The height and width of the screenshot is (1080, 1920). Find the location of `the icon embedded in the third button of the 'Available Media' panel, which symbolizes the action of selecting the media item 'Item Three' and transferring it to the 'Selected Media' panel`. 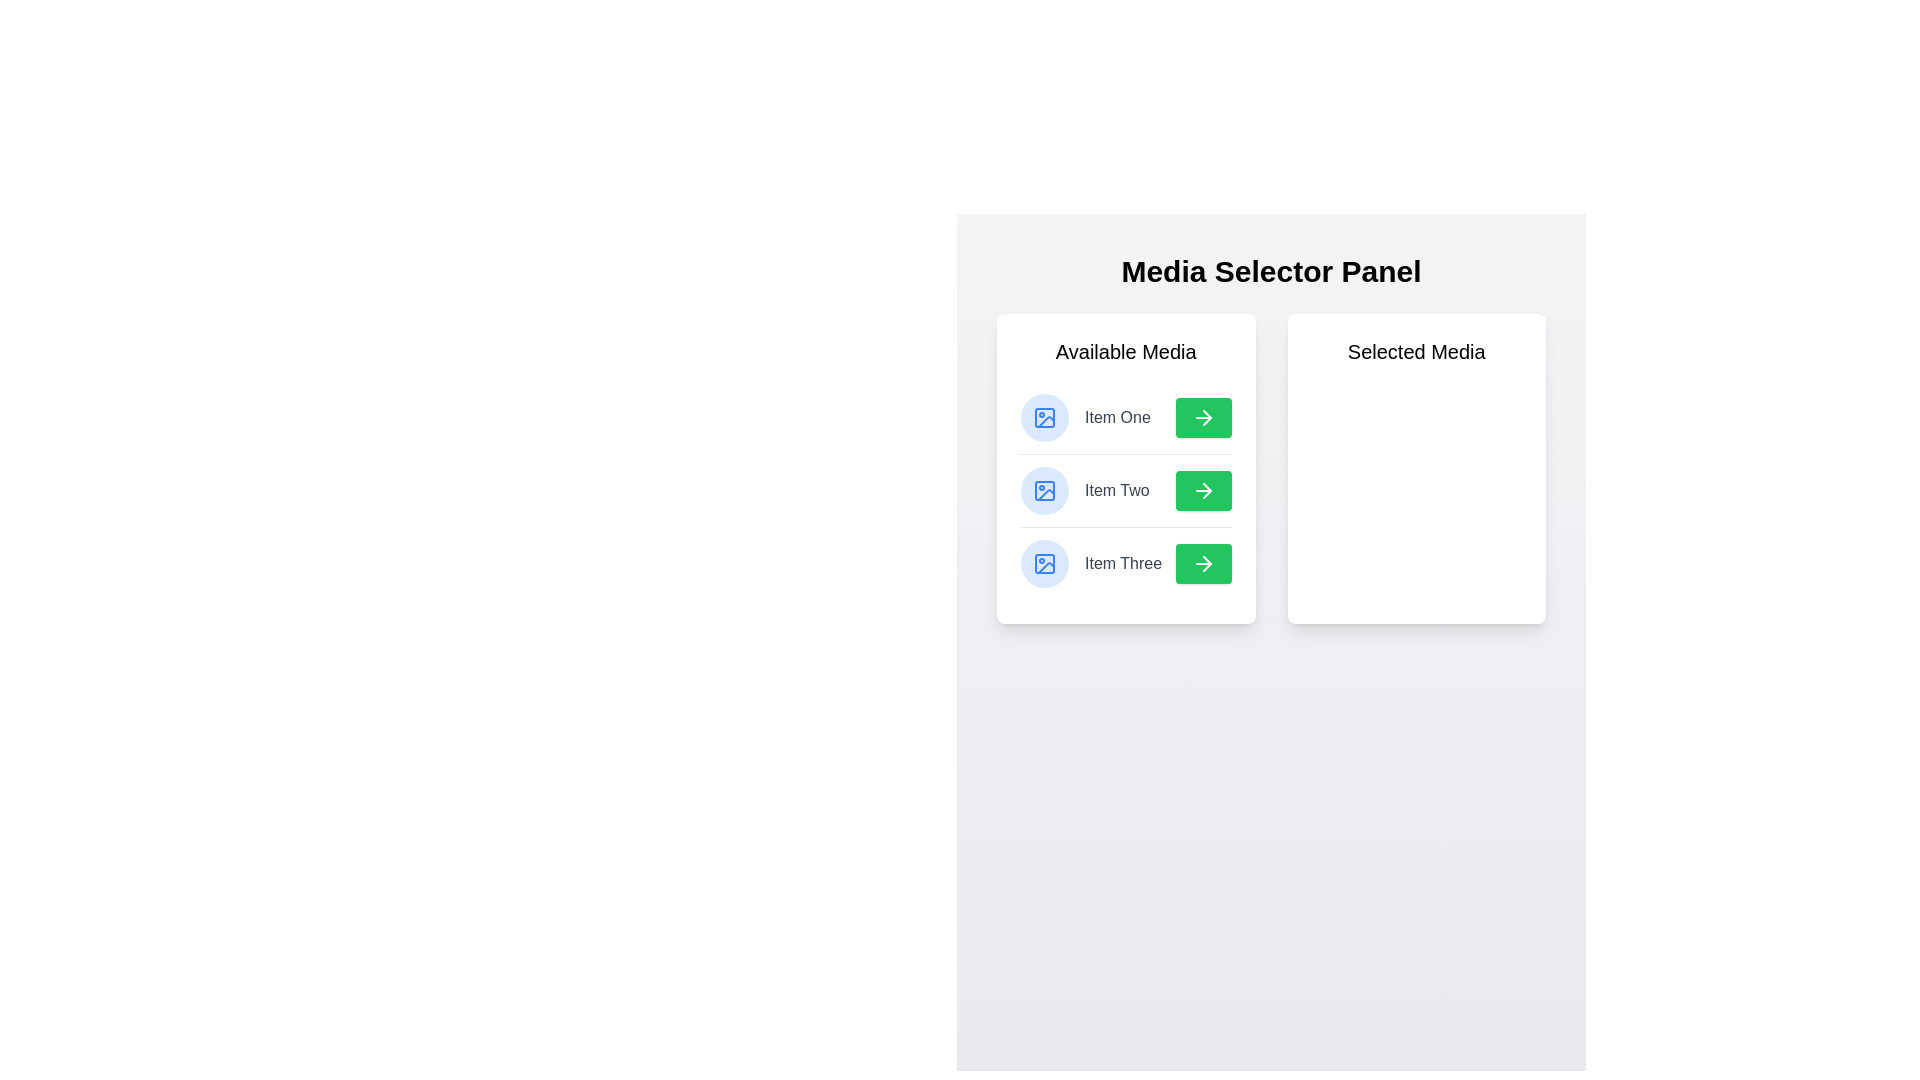

the icon embedded in the third button of the 'Available Media' panel, which symbolizes the action of selecting the media item 'Item Three' and transferring it to the 'Selected Media' panel is located at coordinates (1202, 563).